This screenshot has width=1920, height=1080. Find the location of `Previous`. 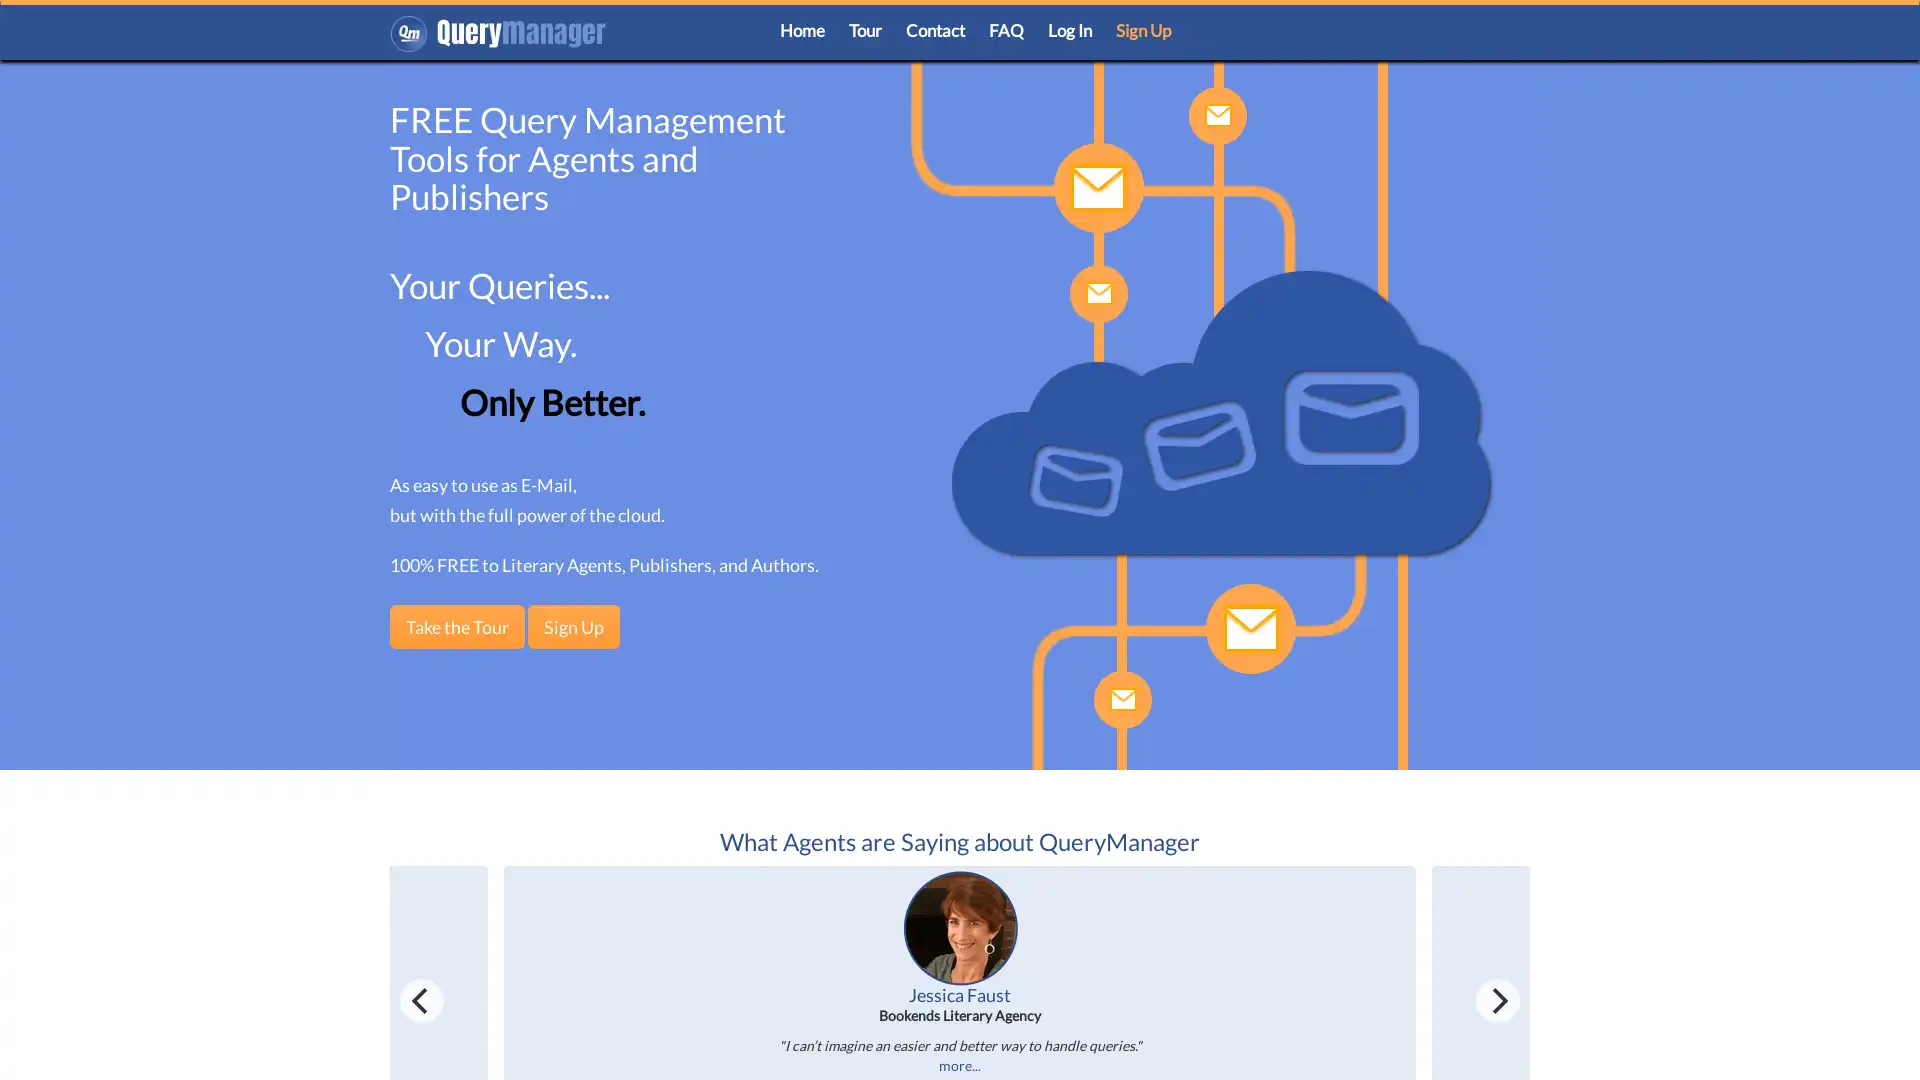

Previous is located at coordinates (421, 999).